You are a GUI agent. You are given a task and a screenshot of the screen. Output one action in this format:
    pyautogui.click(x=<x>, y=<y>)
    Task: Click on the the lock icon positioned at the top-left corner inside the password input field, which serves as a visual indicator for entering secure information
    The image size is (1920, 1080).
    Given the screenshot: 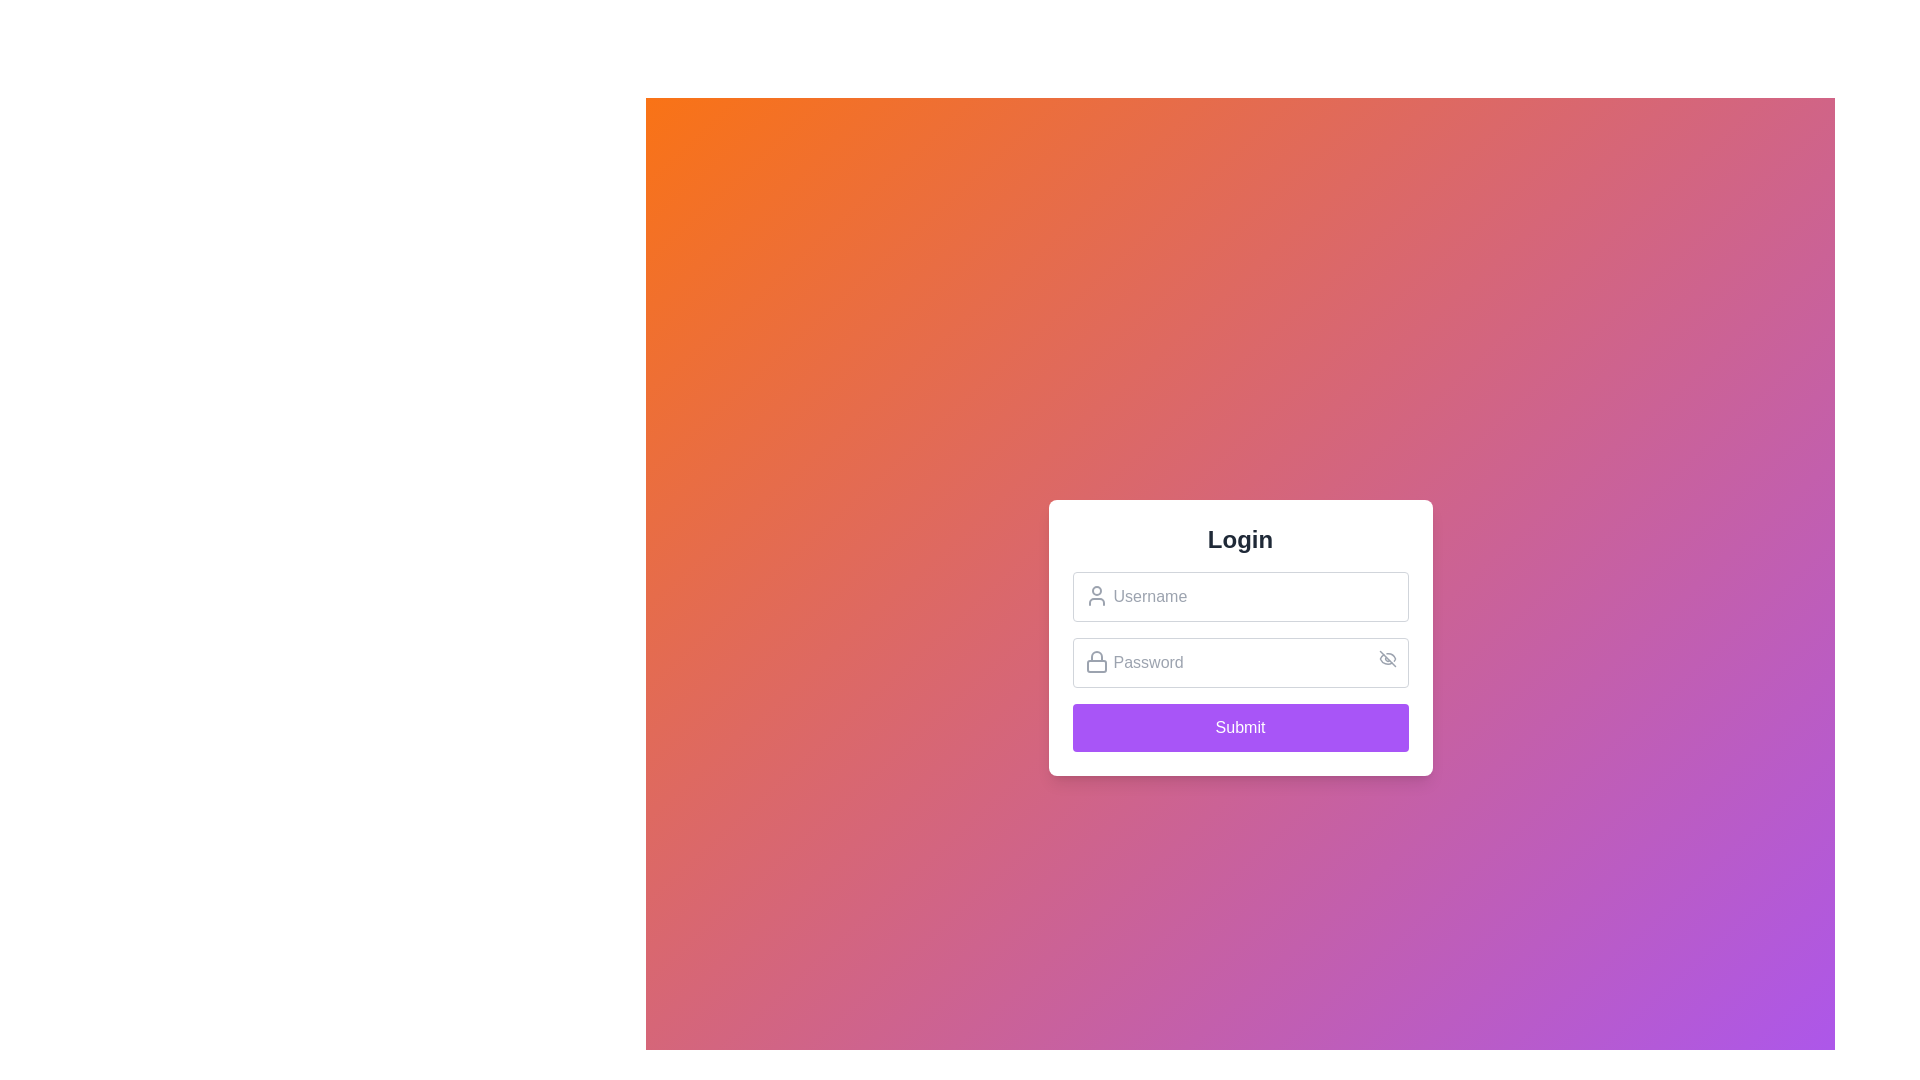 What is the action you would take?
    pyautogui.click(x=1095, y=662)
    